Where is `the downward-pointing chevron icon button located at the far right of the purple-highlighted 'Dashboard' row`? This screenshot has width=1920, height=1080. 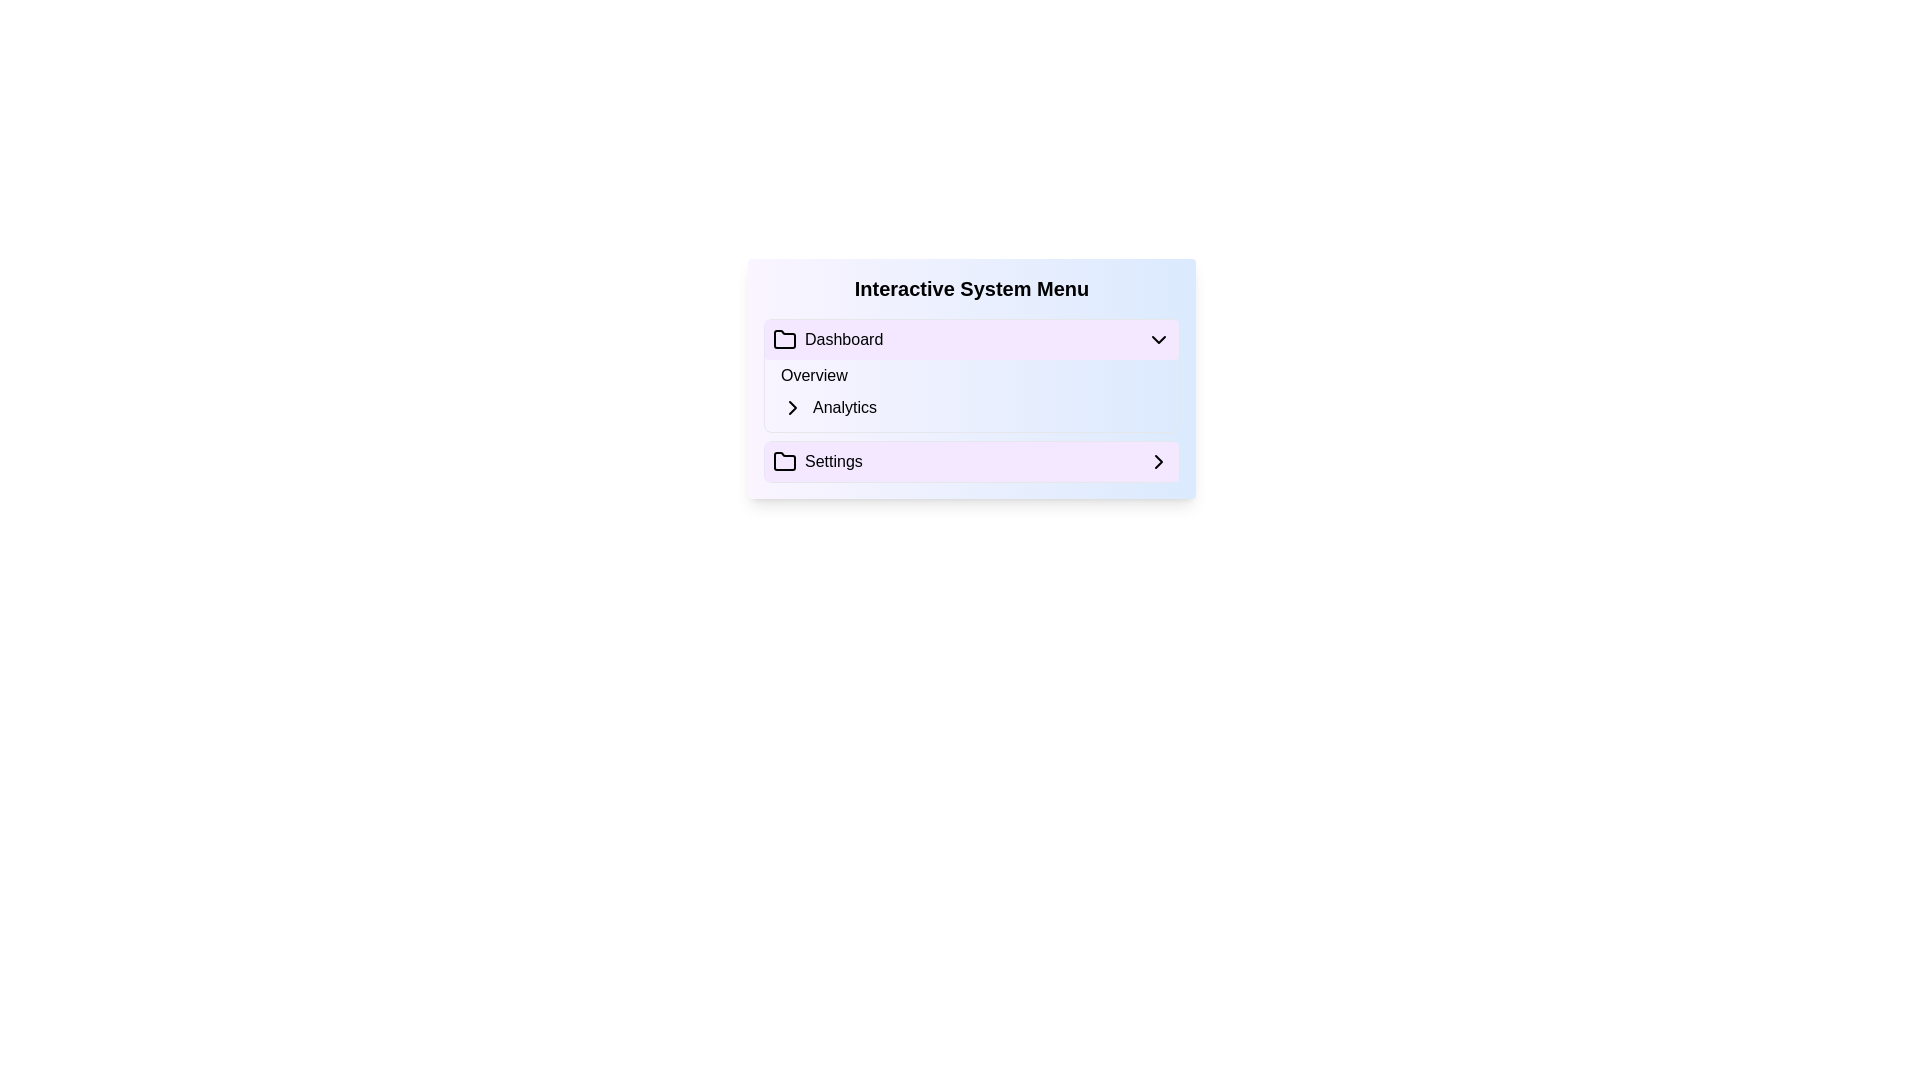
the downward-pointing chevron icon button located at the far right of the purple-highlighted 'Dashboard' row is located at coordinates (1158, 338).